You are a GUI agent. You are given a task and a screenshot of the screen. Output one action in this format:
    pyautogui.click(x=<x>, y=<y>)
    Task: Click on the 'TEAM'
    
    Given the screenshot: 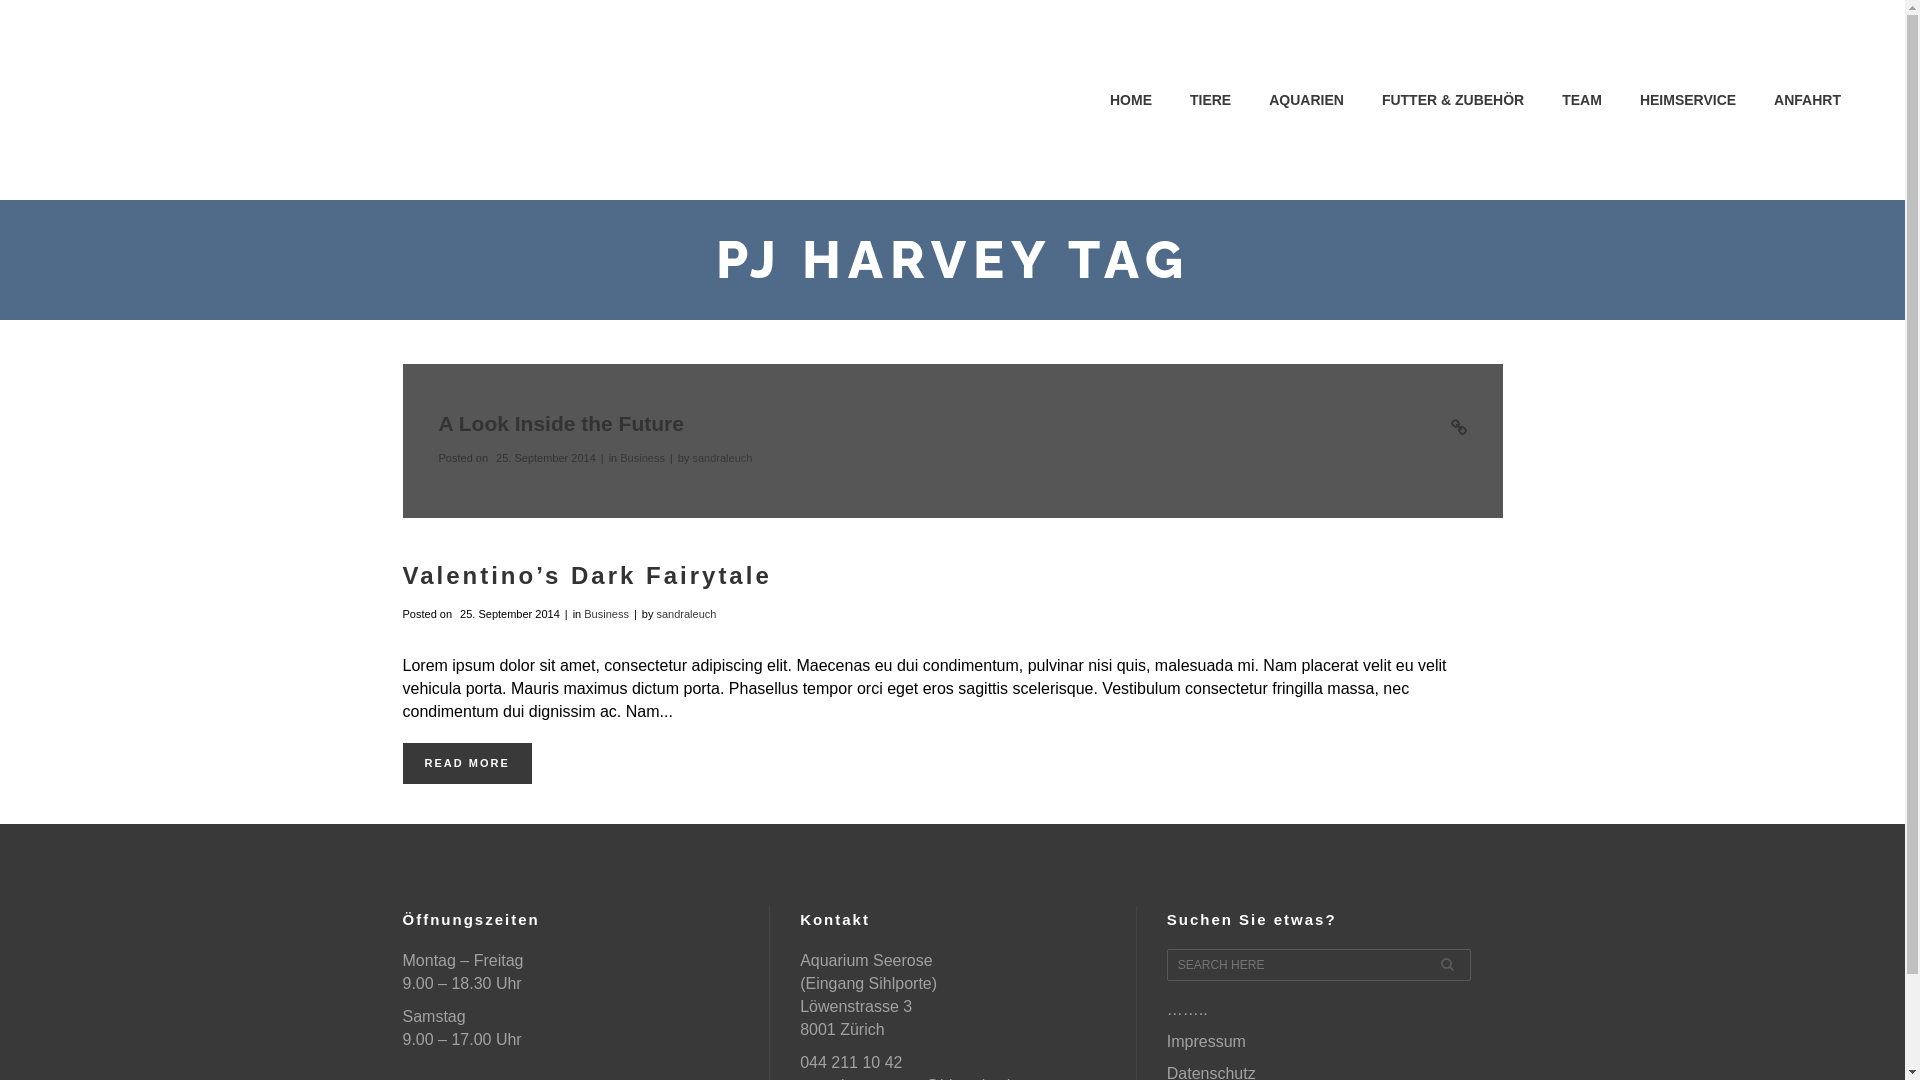 What is the action you would take?
    pyautogui.click(x=1581, y=100)
    